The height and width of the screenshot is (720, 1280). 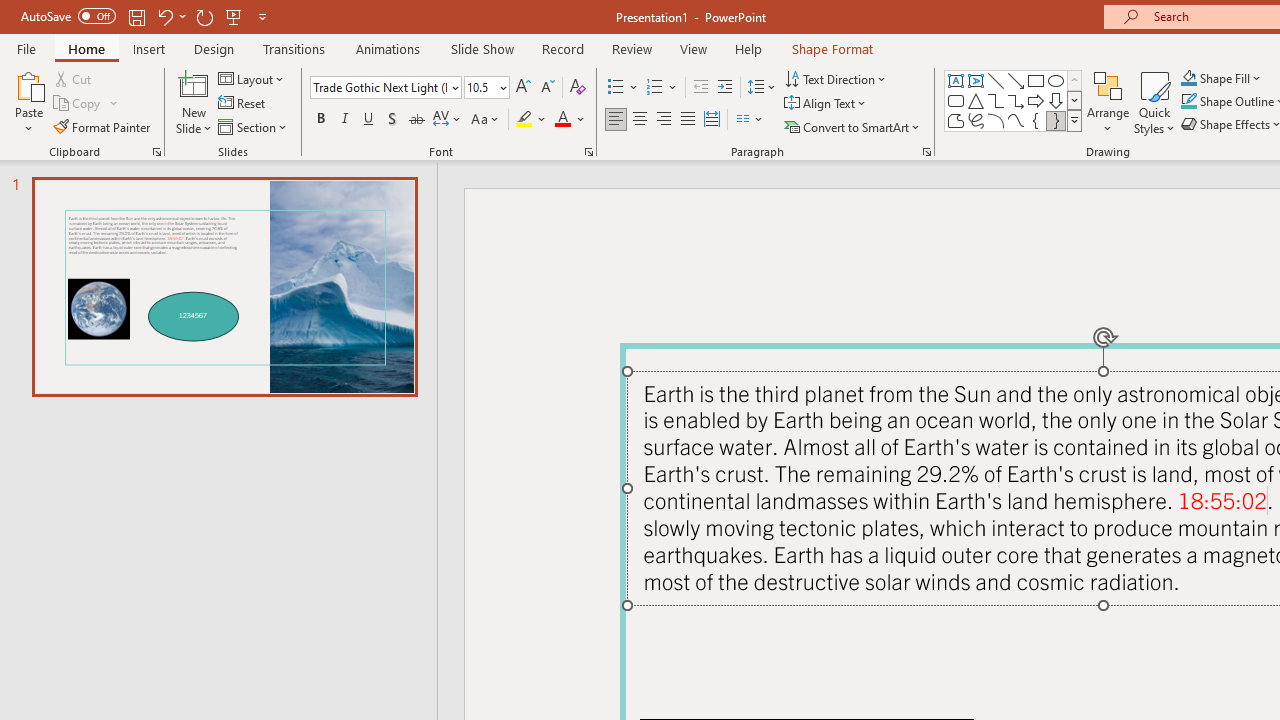 I want to click on 'Shape Outline Teal, Accent 1', so click(x=1189, y=101).